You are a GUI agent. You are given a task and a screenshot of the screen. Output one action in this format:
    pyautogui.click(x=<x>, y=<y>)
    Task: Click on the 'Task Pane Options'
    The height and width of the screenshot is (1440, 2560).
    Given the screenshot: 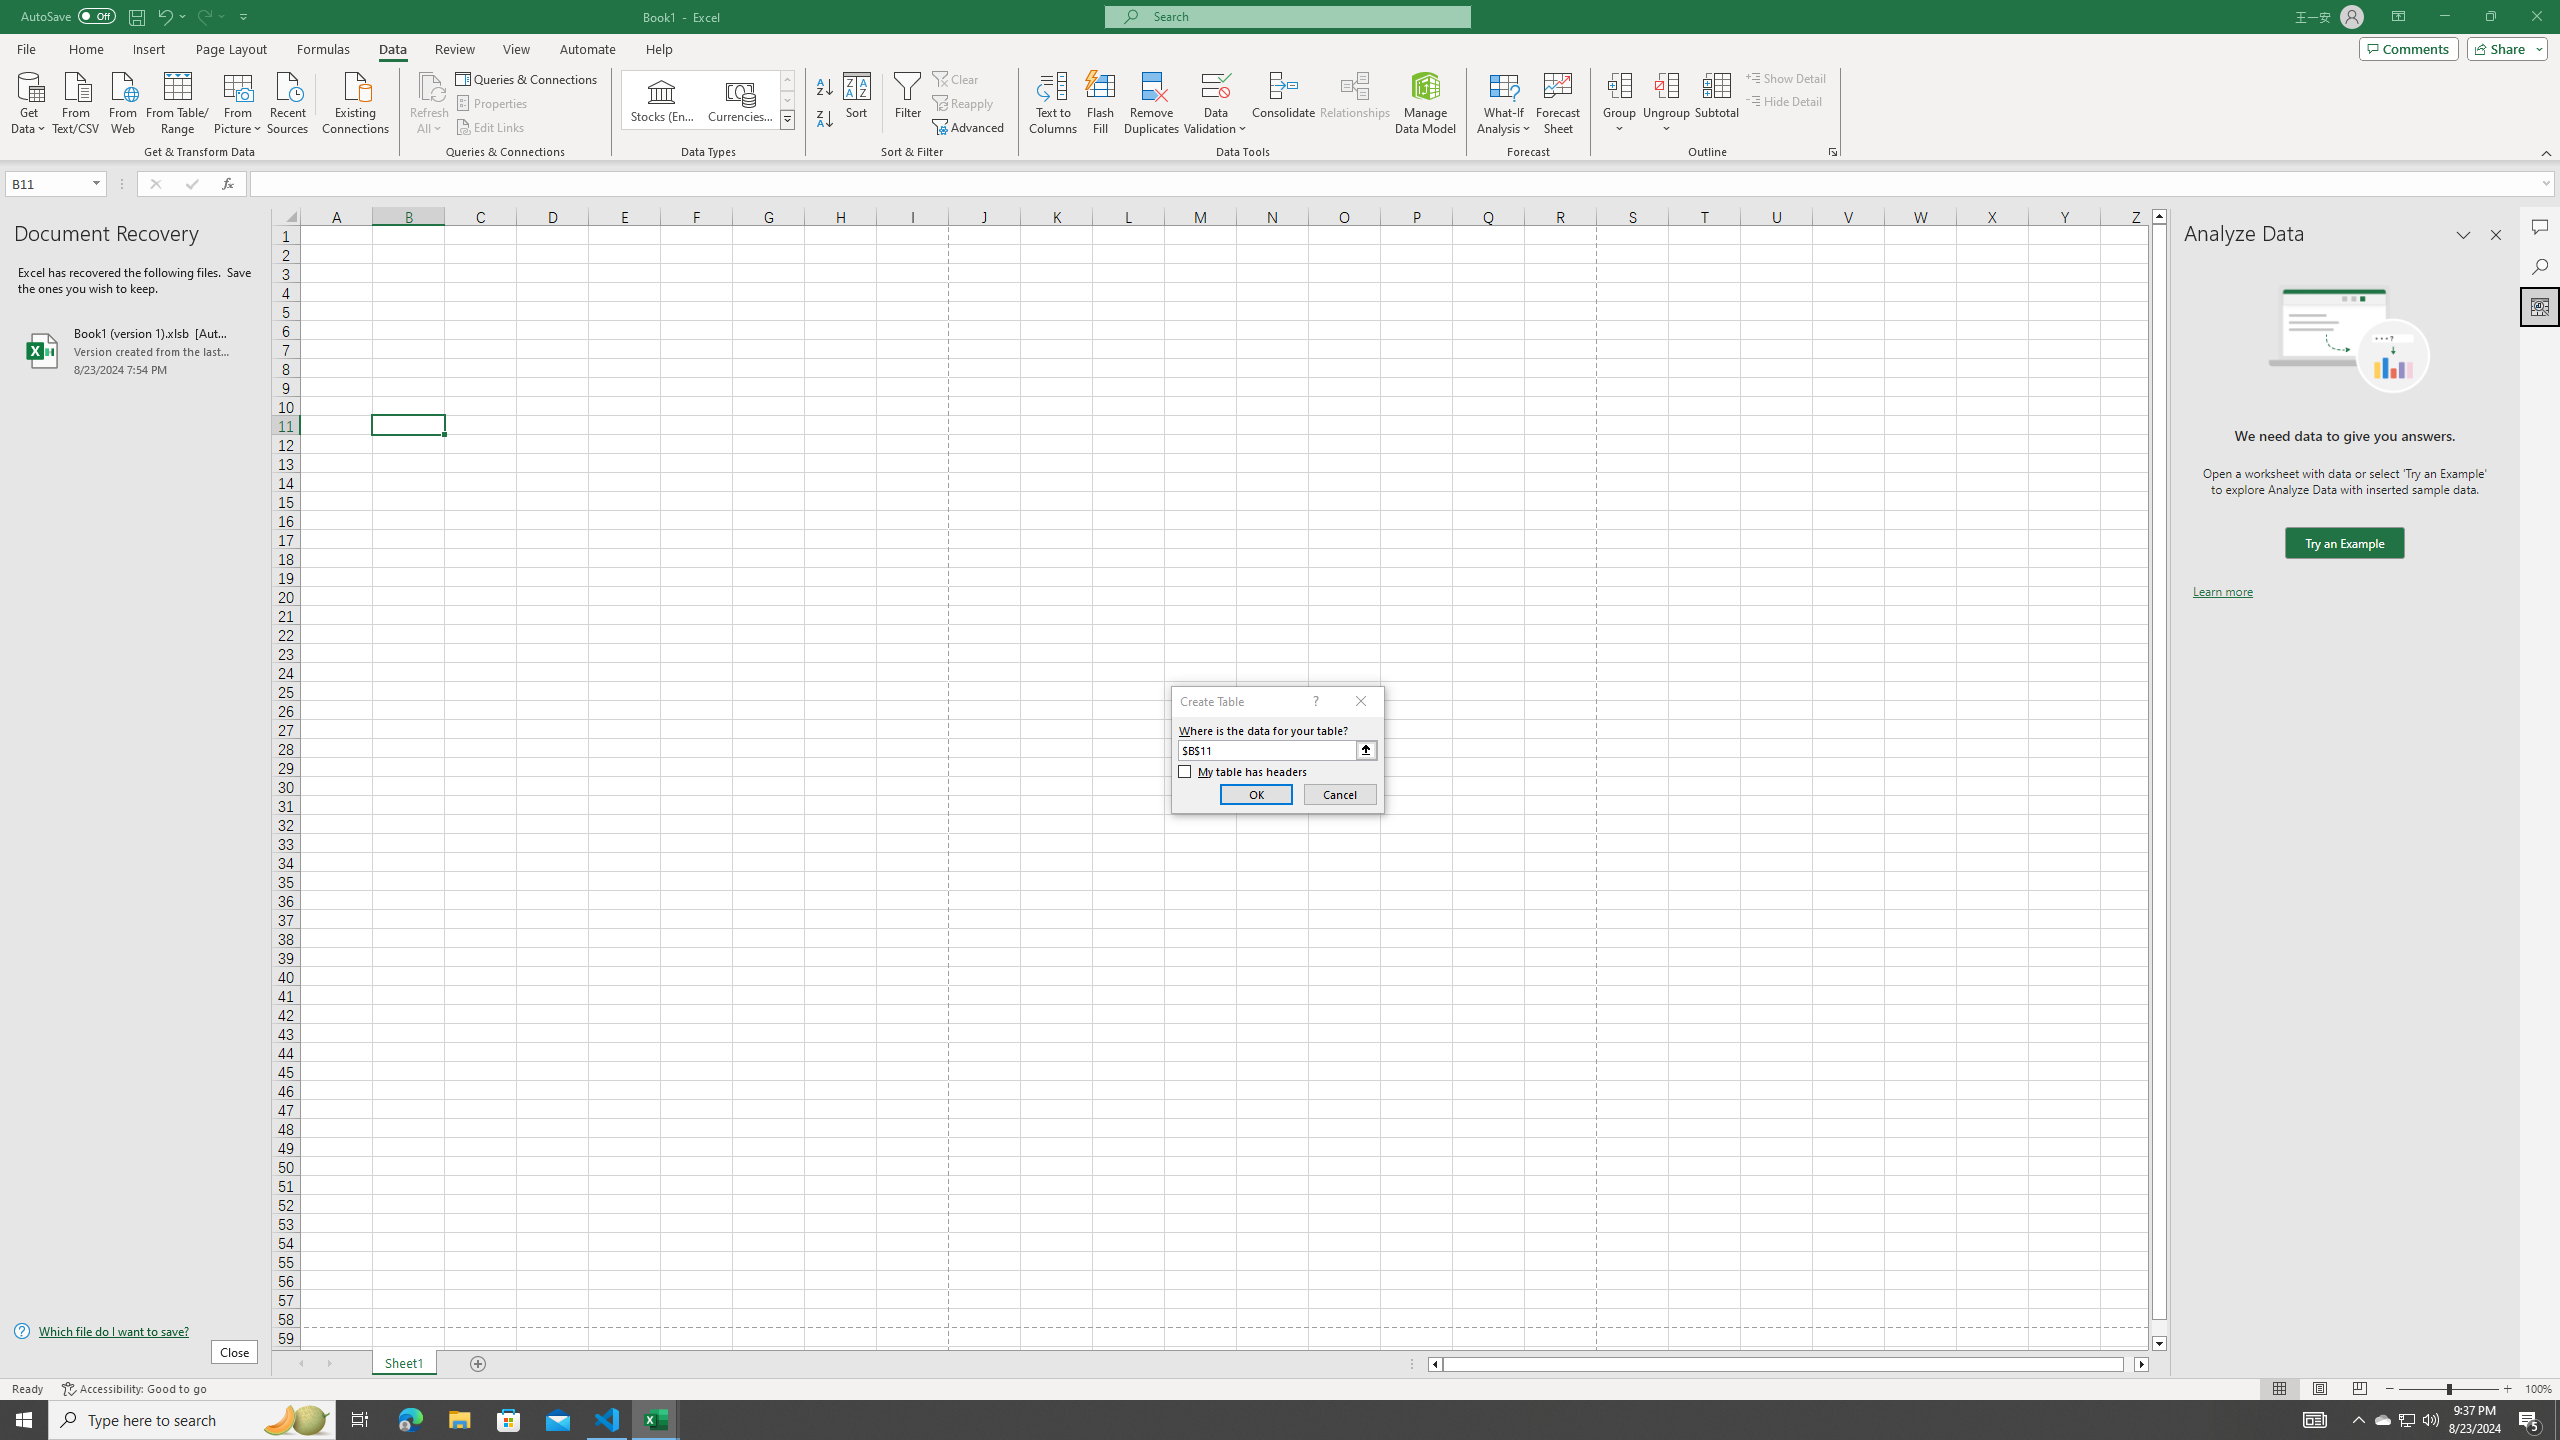 What is the action you would take?
    pyautogui.click(x=2463, y=234)
    